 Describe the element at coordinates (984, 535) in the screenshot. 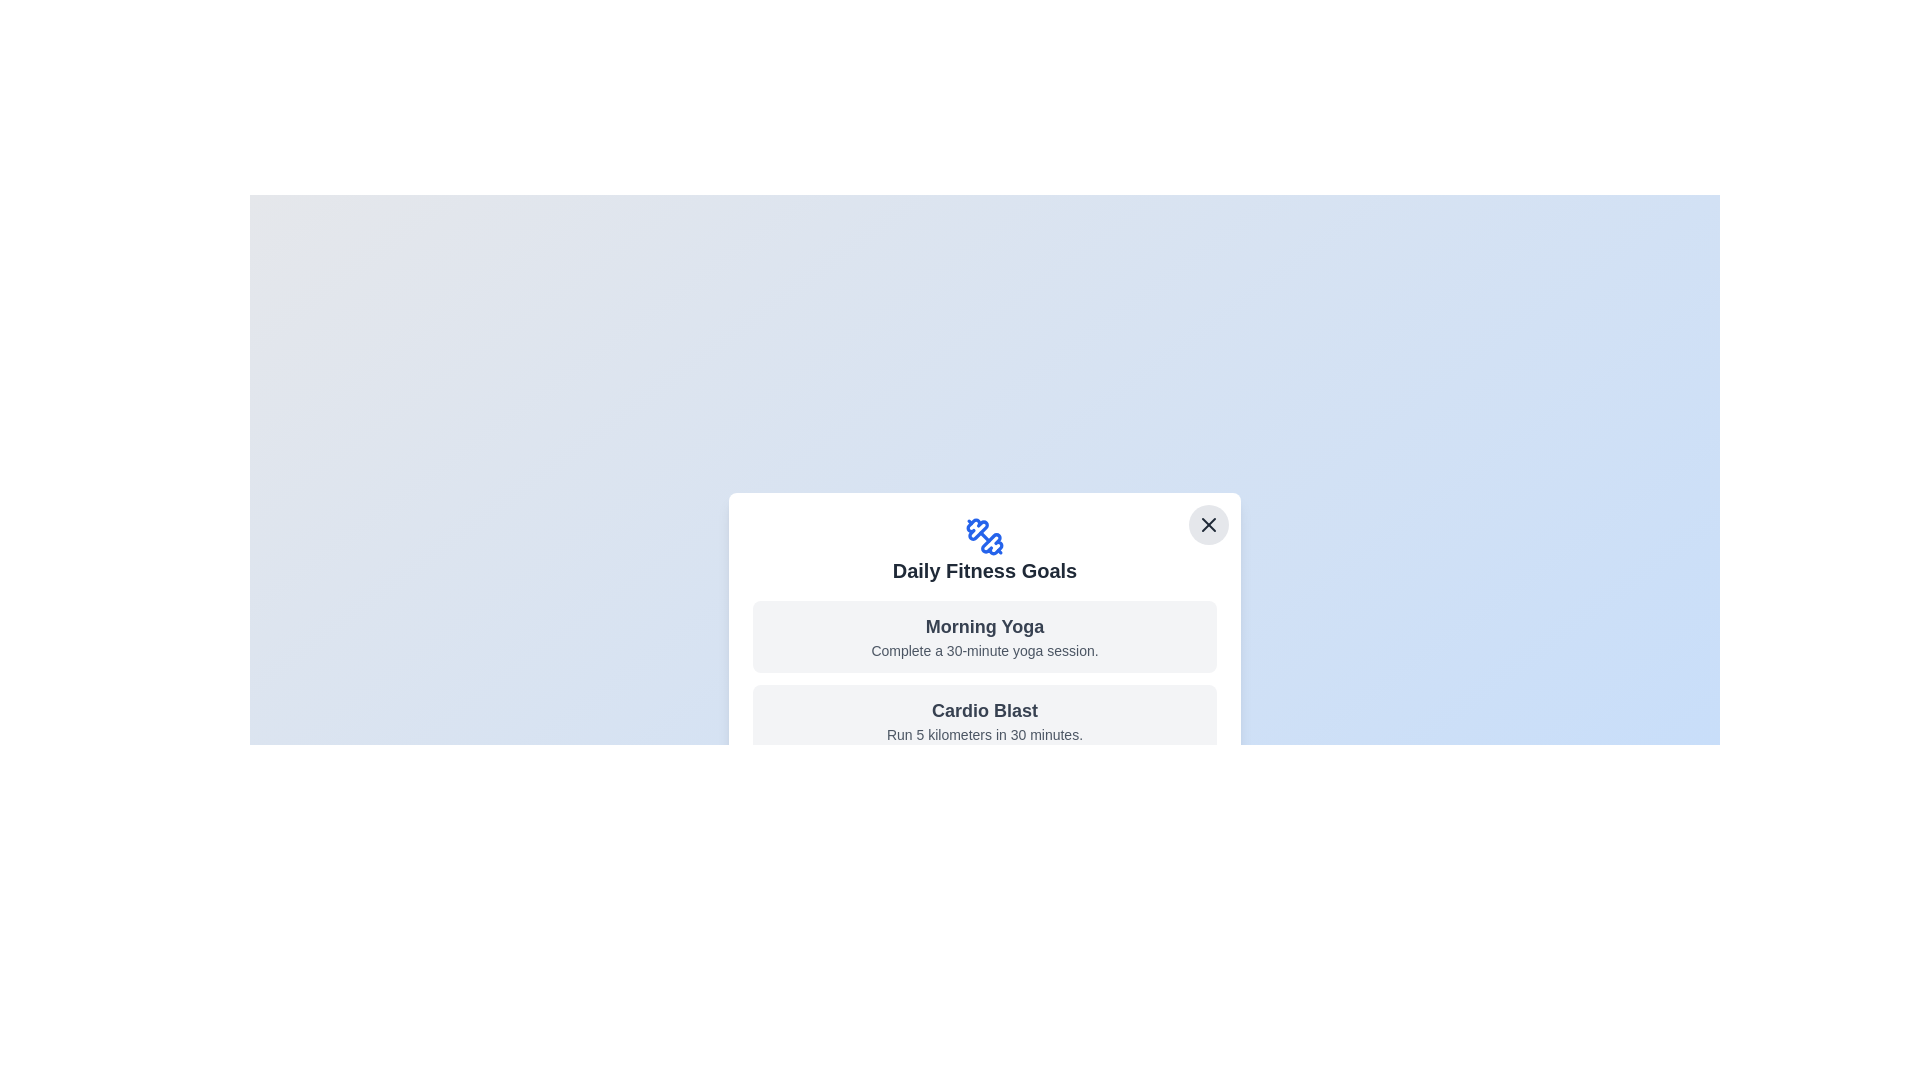

I see `the blue dumbbell icon located centrally above the header titled 'Daily Fitness Goals'` at that location.